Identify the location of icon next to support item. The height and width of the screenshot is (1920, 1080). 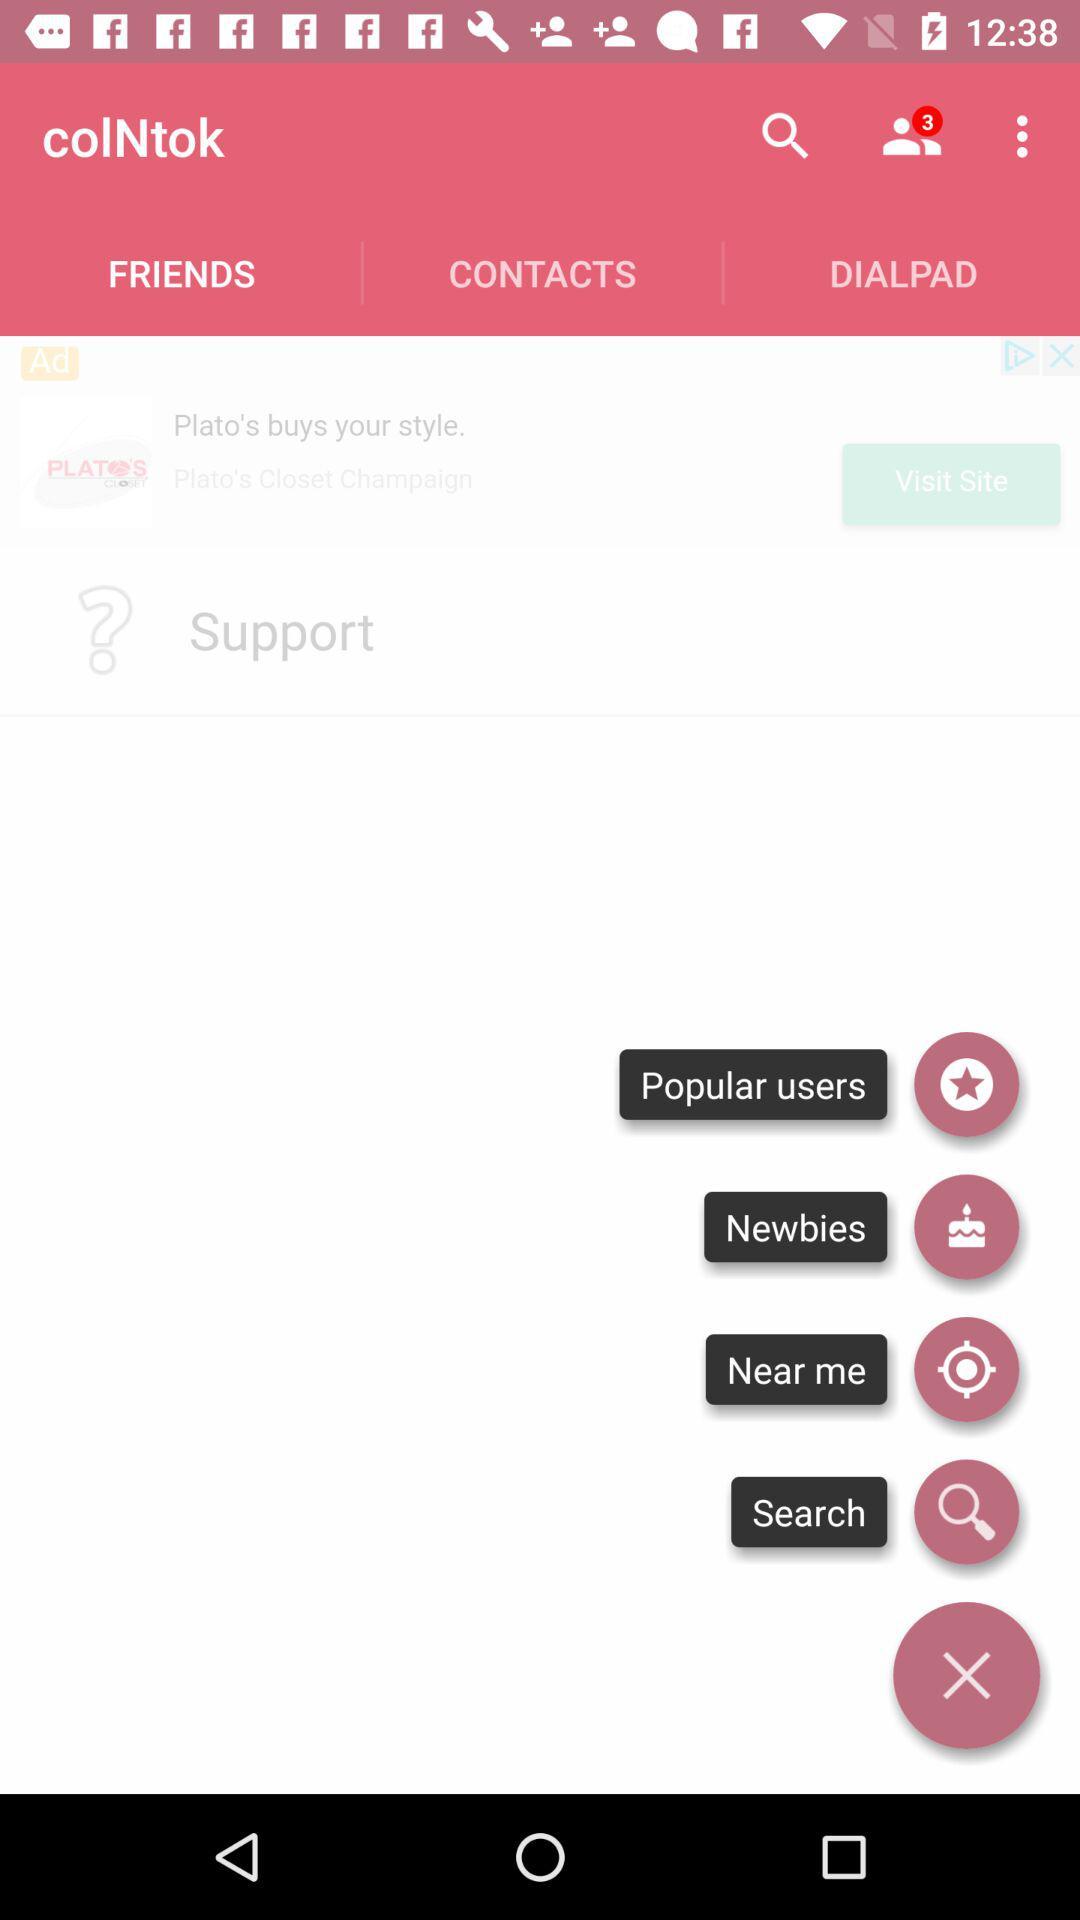
(104, 628).